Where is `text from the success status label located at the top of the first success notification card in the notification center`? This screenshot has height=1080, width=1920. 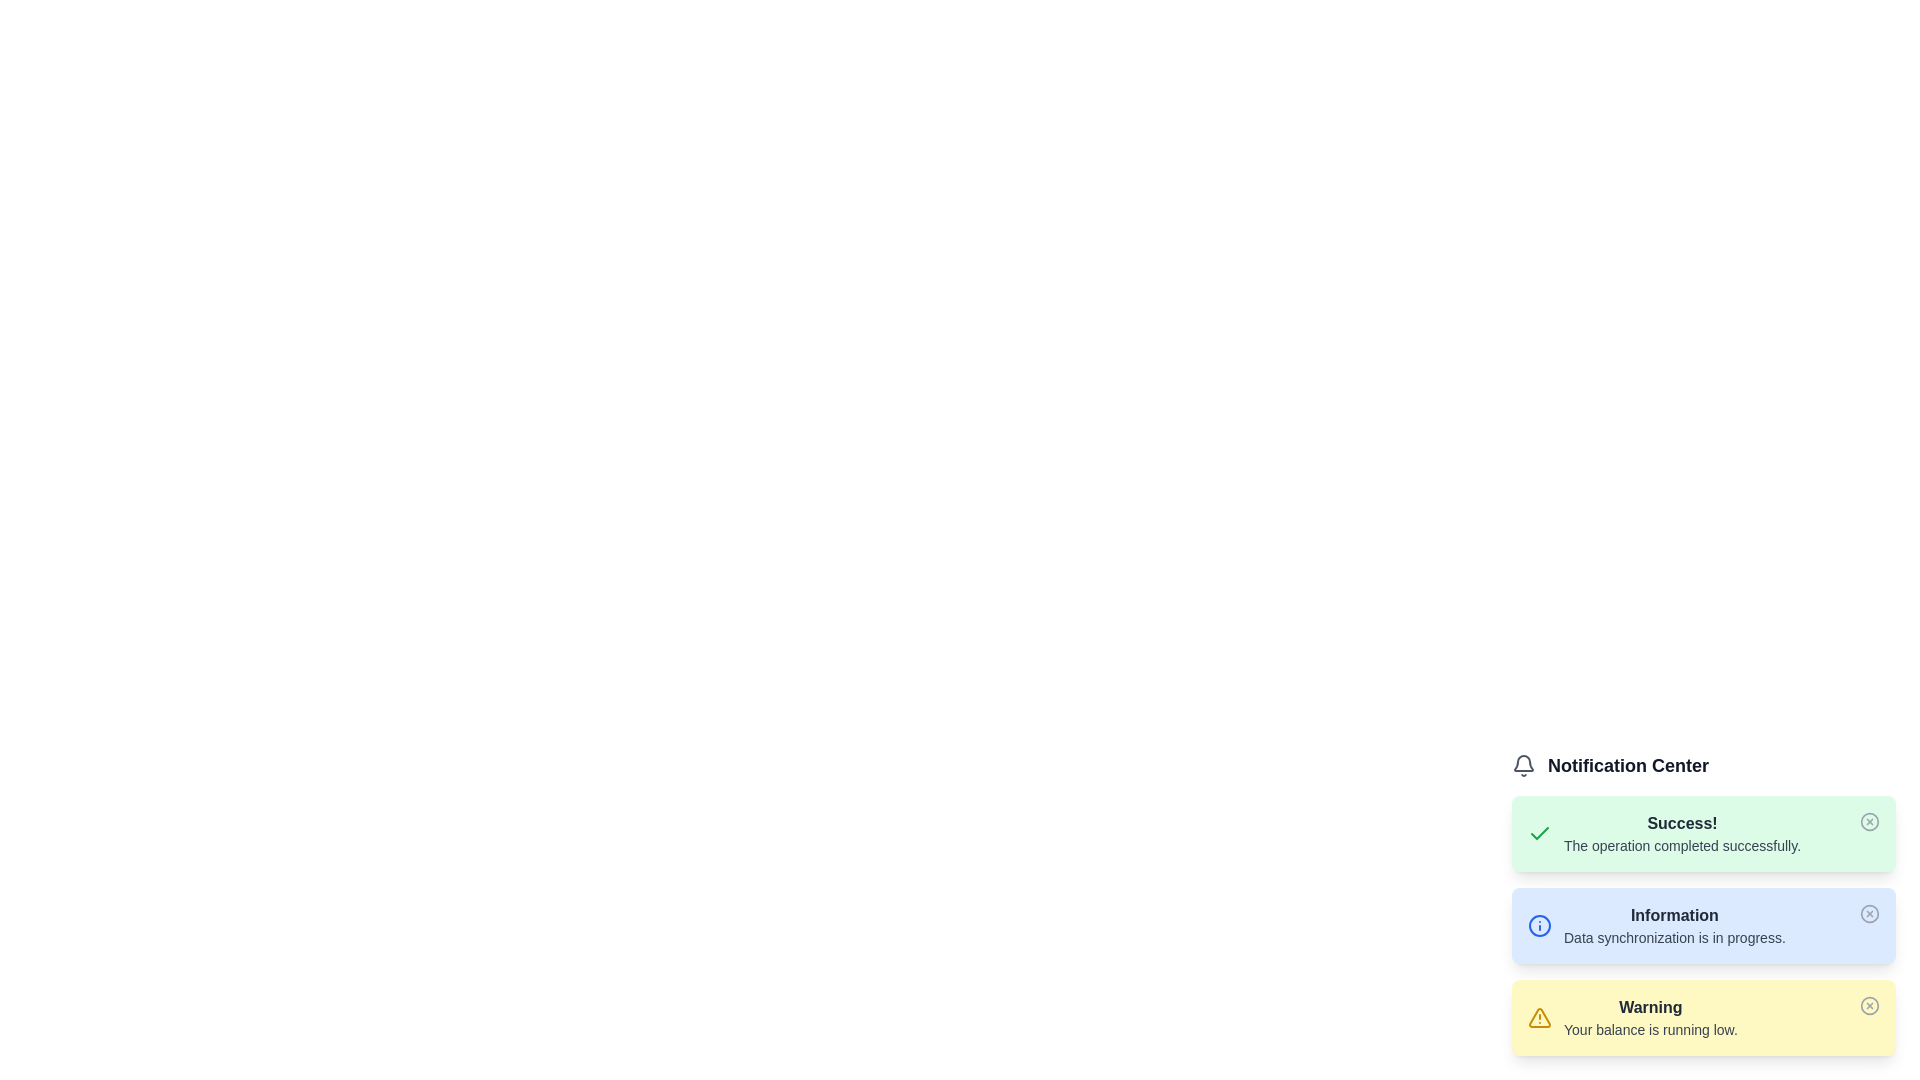 text from the success status label located at the top of the first success notification card in the notification center is located at coordinates (1681, 824).